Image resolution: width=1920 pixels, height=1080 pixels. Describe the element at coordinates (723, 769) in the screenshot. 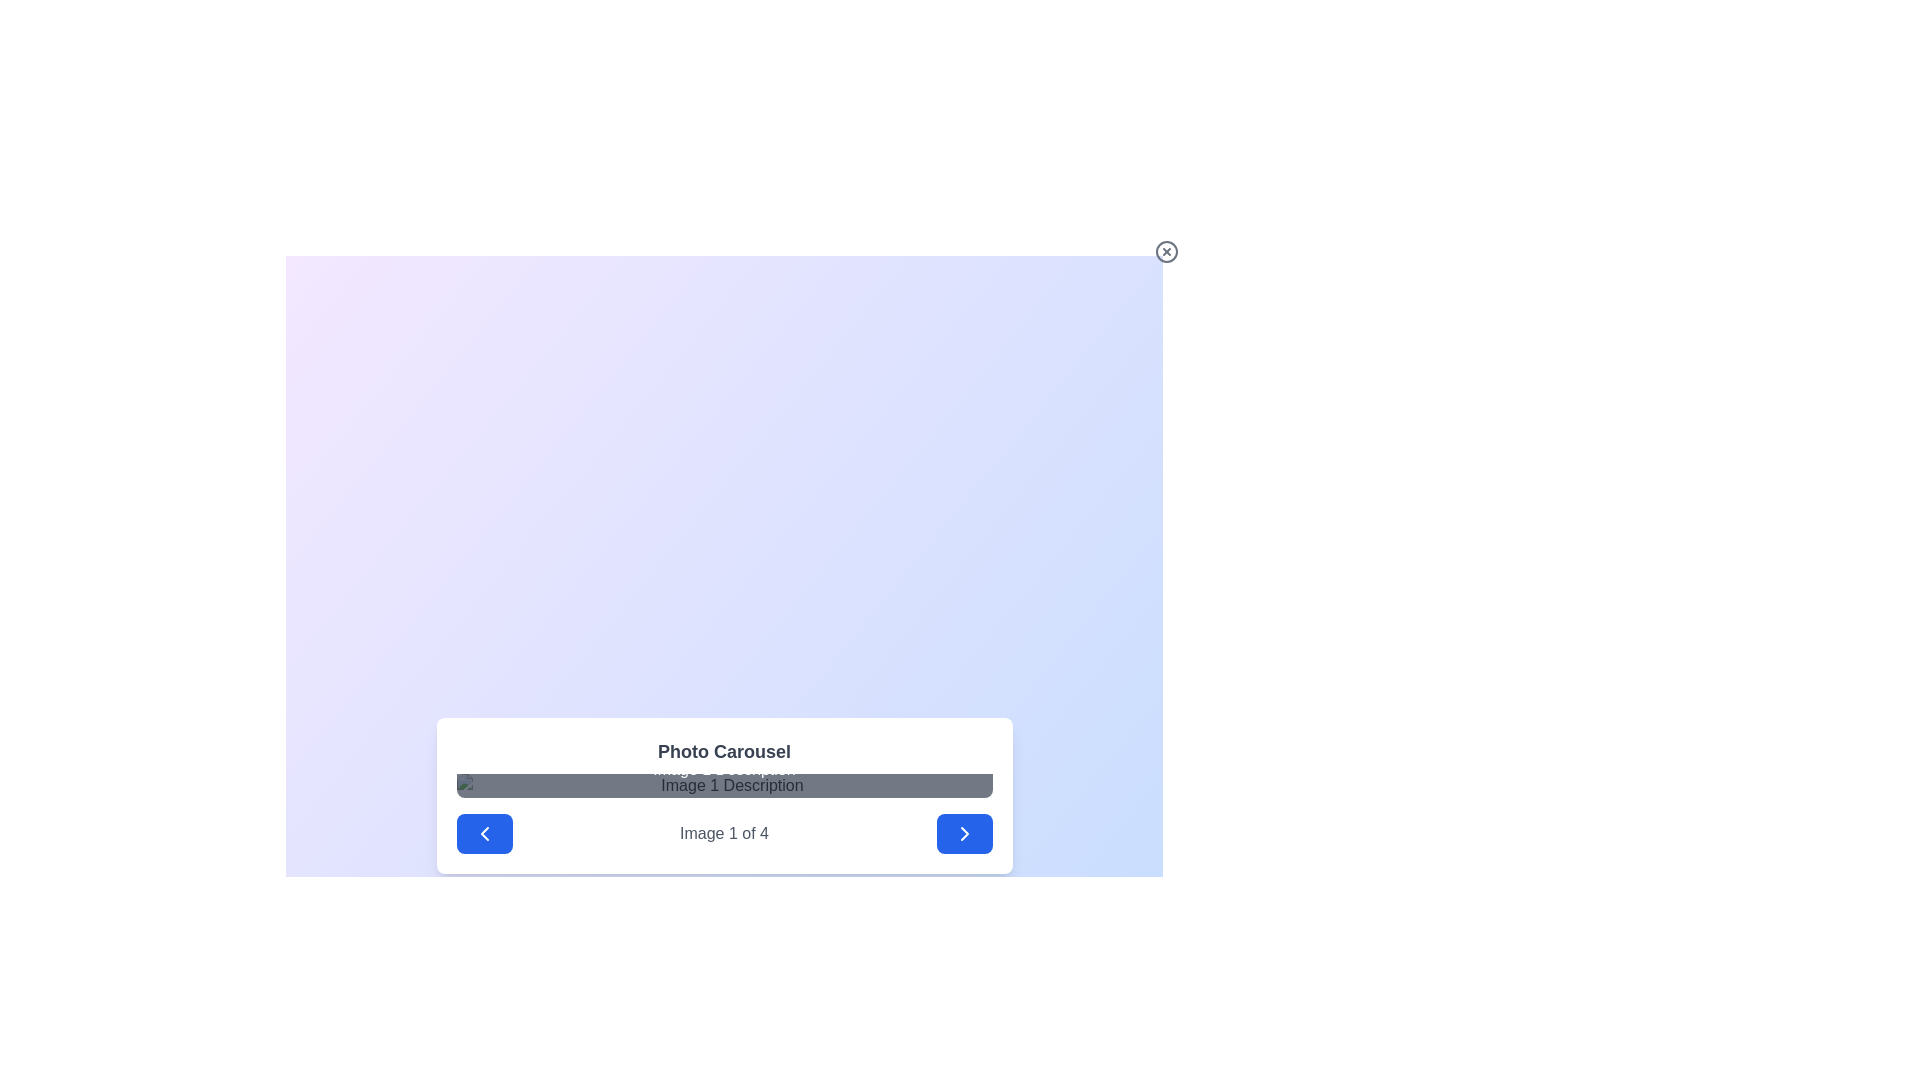

I see `text label with background overlay providing context for the displayed image in the photo carousel, located at the bottom of the image display area` at that location.